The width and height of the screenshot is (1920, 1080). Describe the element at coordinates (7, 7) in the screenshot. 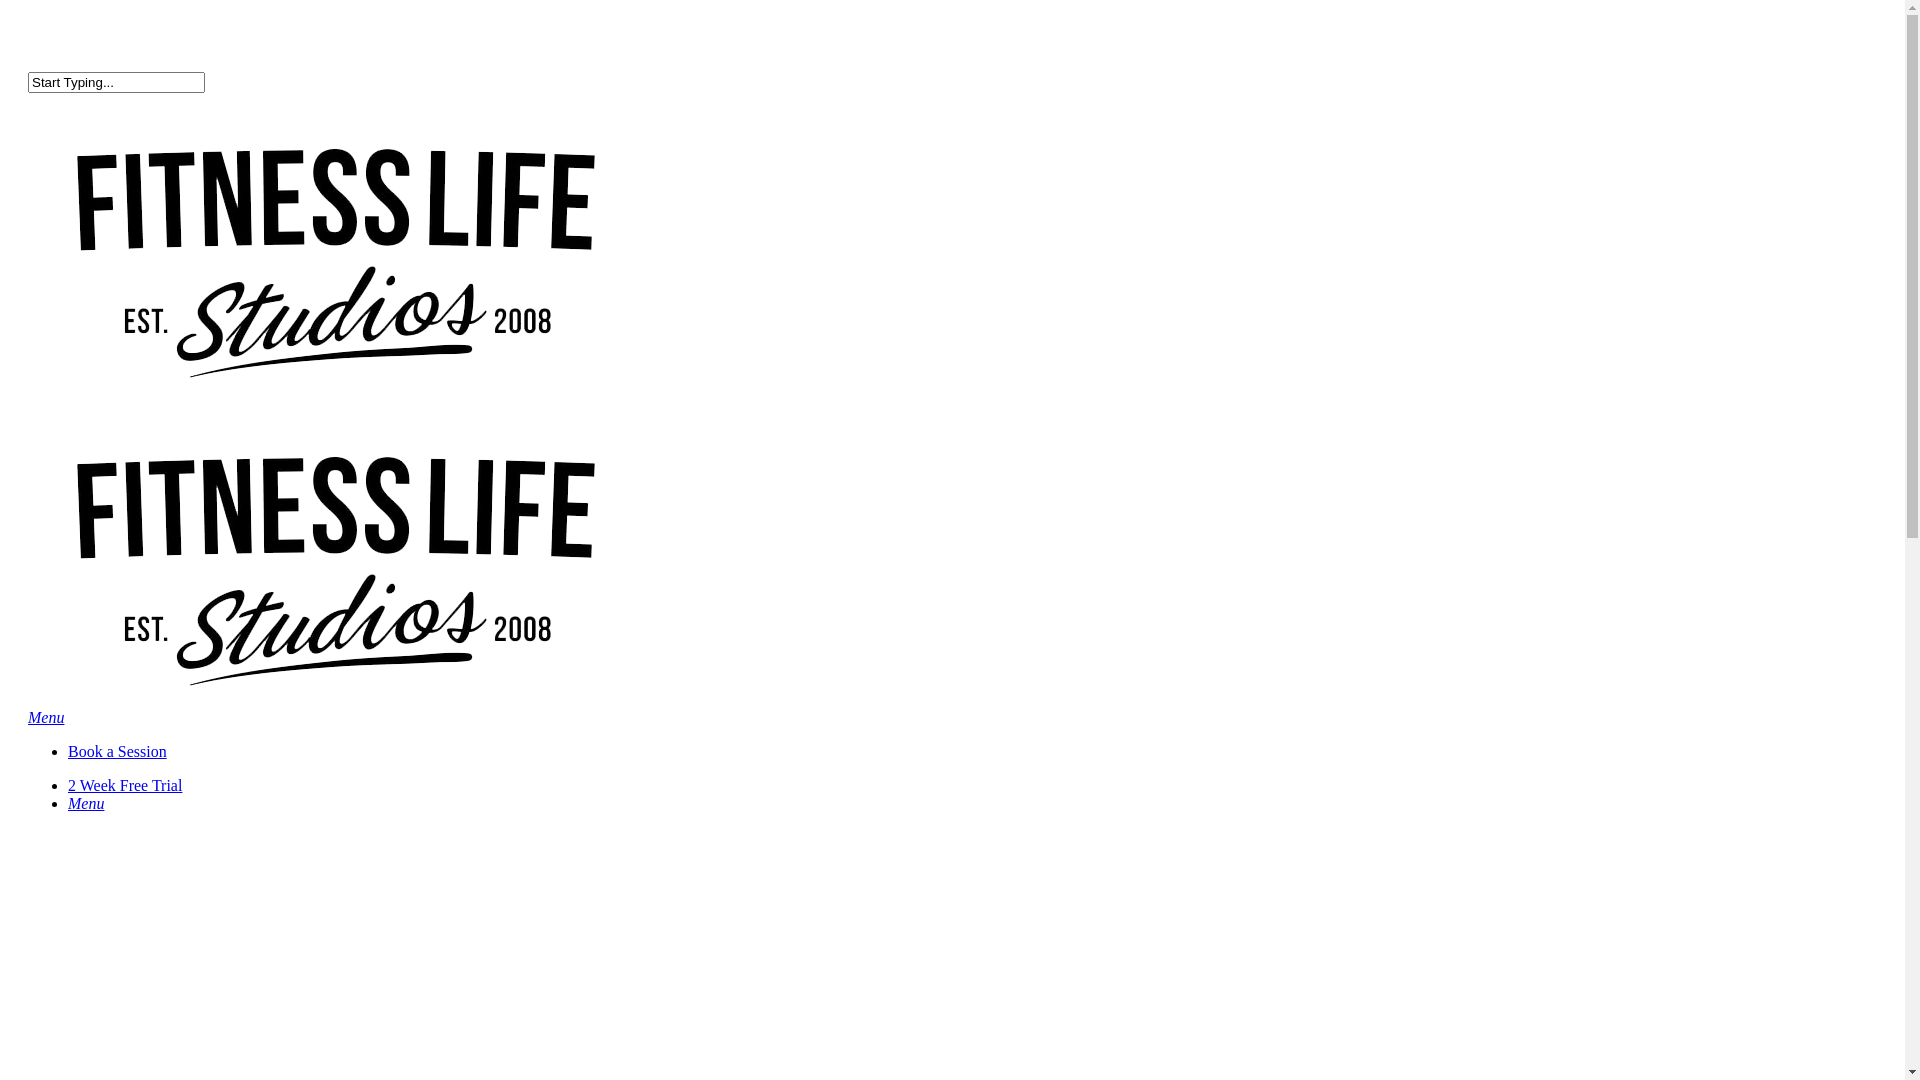

I see `'Skip to main content'` at that location.